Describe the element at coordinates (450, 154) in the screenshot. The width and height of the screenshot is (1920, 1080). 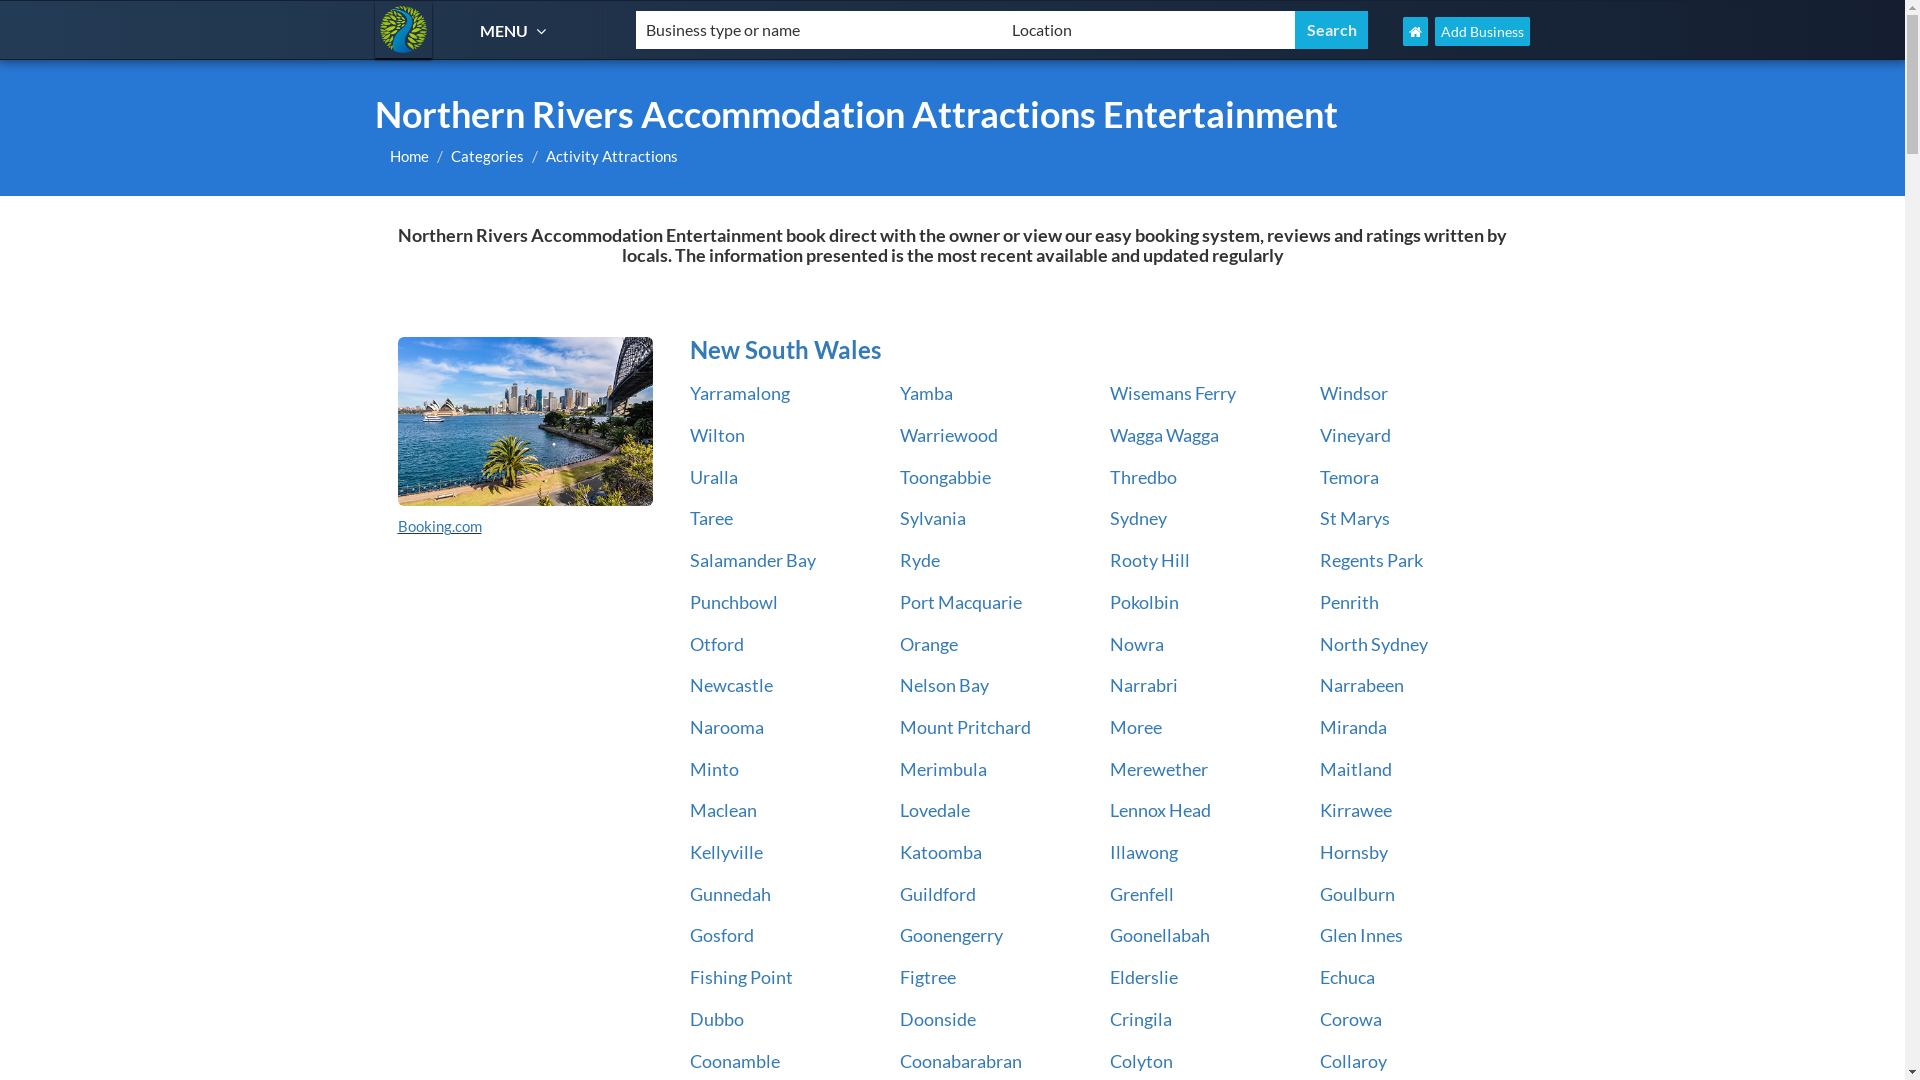
I see `'Categories'` at that location.